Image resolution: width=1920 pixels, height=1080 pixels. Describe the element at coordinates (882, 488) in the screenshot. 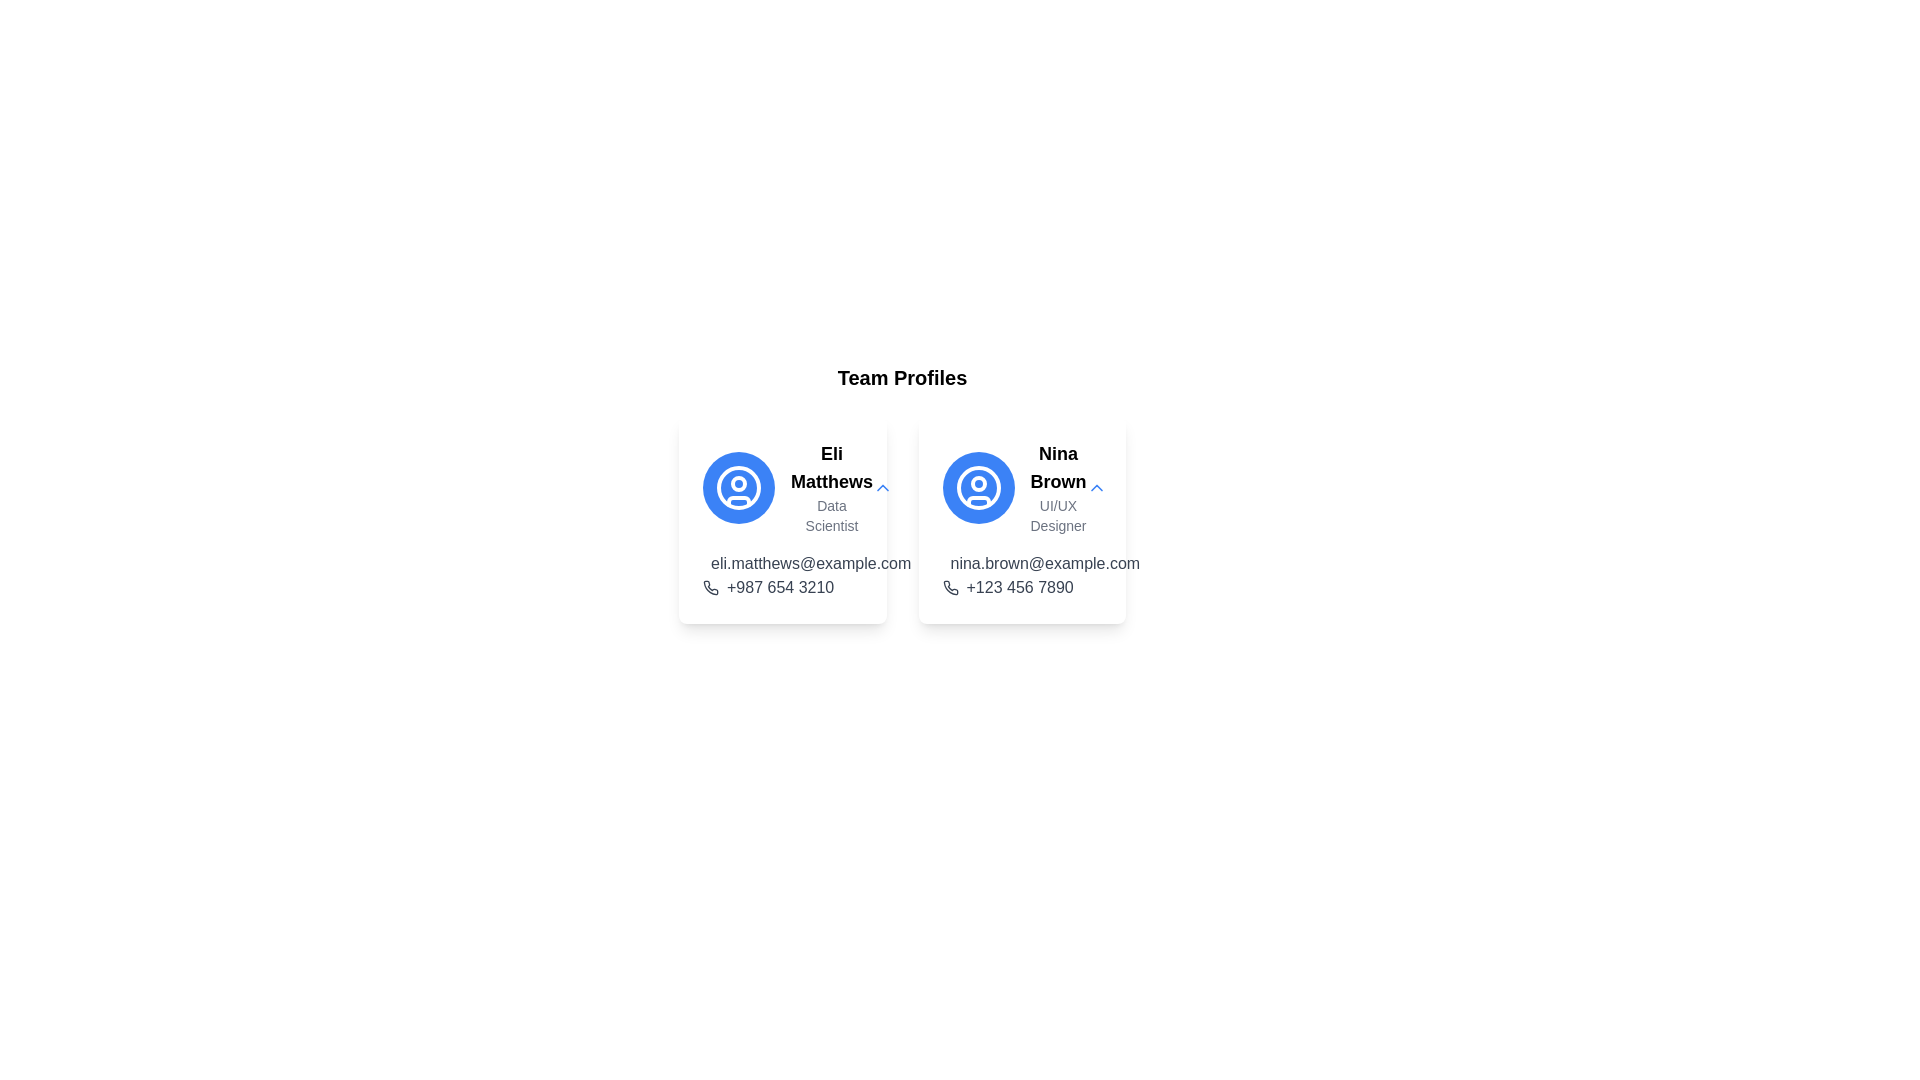

I see `the upward pointing blue triangular chevron icon located to the right of the text 'Data Scientist' in the profile information of 'Eli Matthews'` at that location.